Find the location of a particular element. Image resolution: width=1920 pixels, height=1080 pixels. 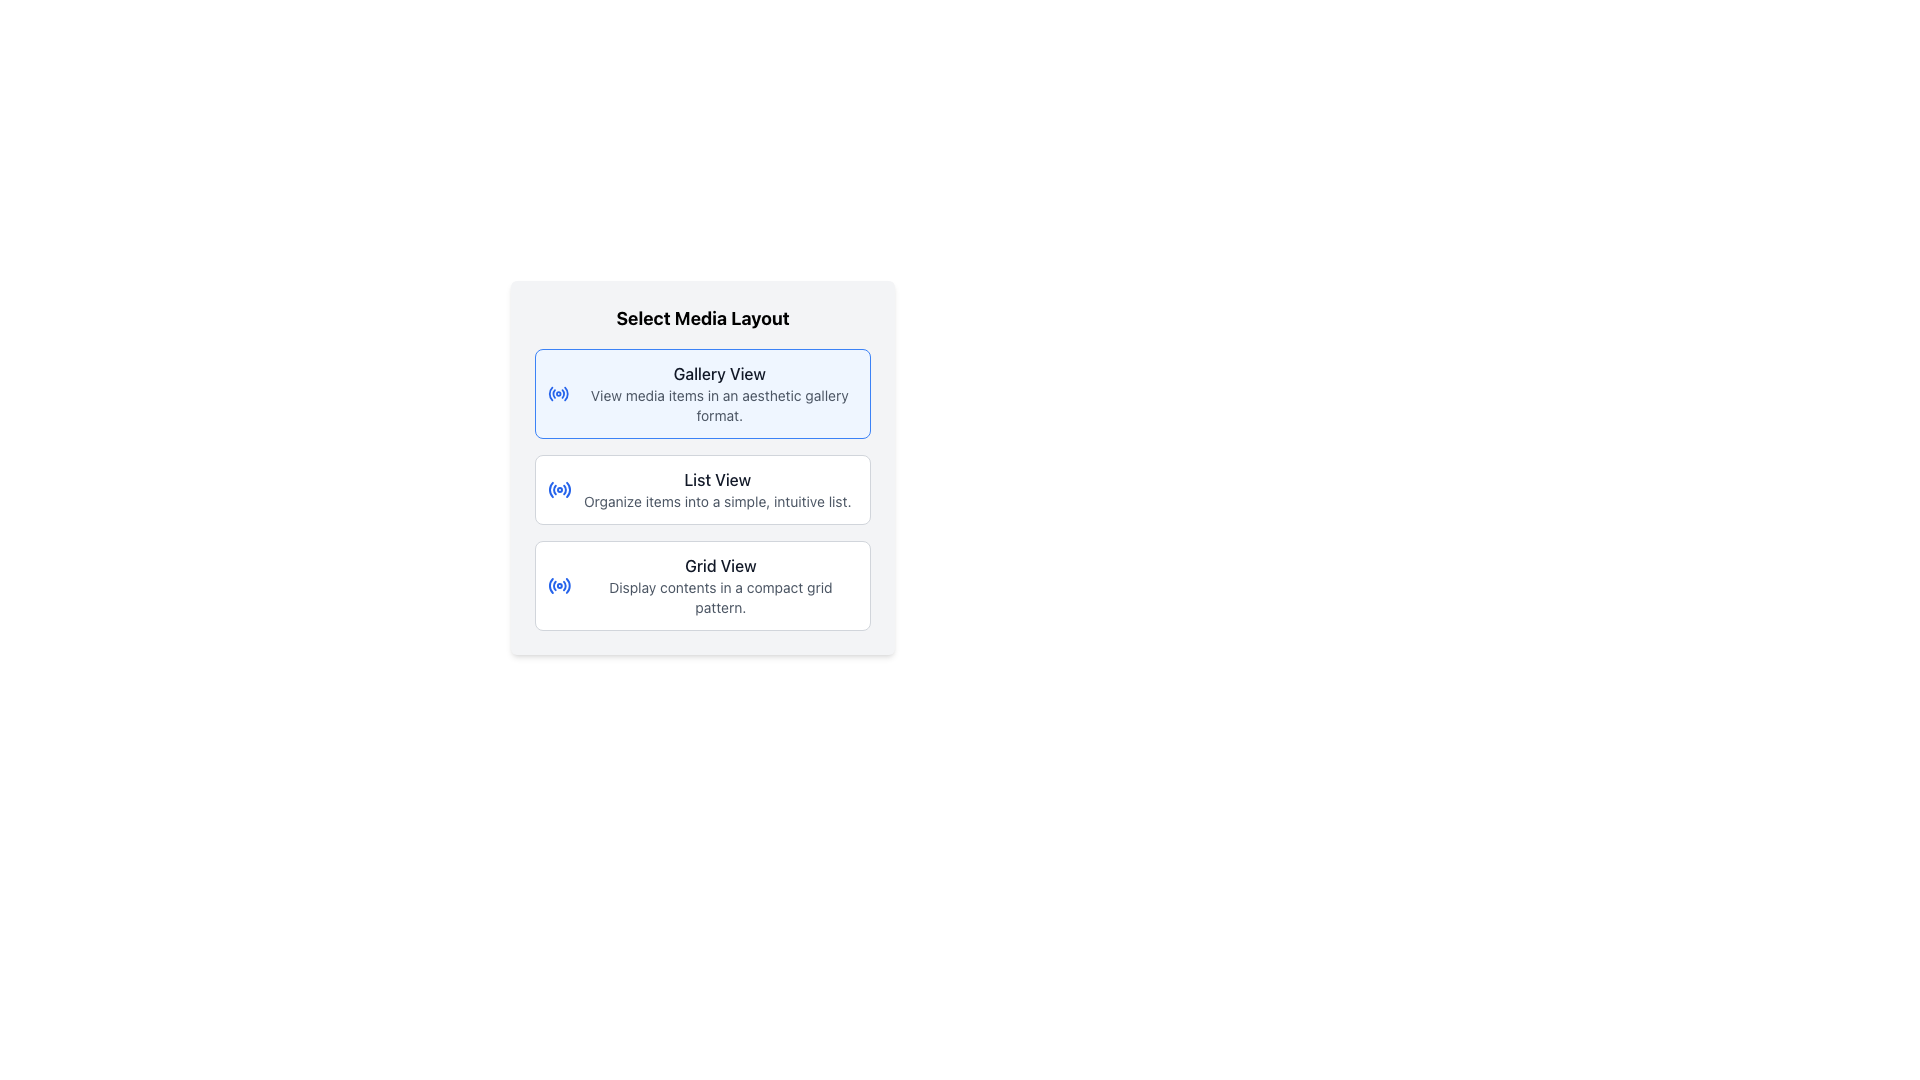

the final curved segment of the circular icon located on the left side of the 'Gallery View' option is located at coordinates (565, 393).